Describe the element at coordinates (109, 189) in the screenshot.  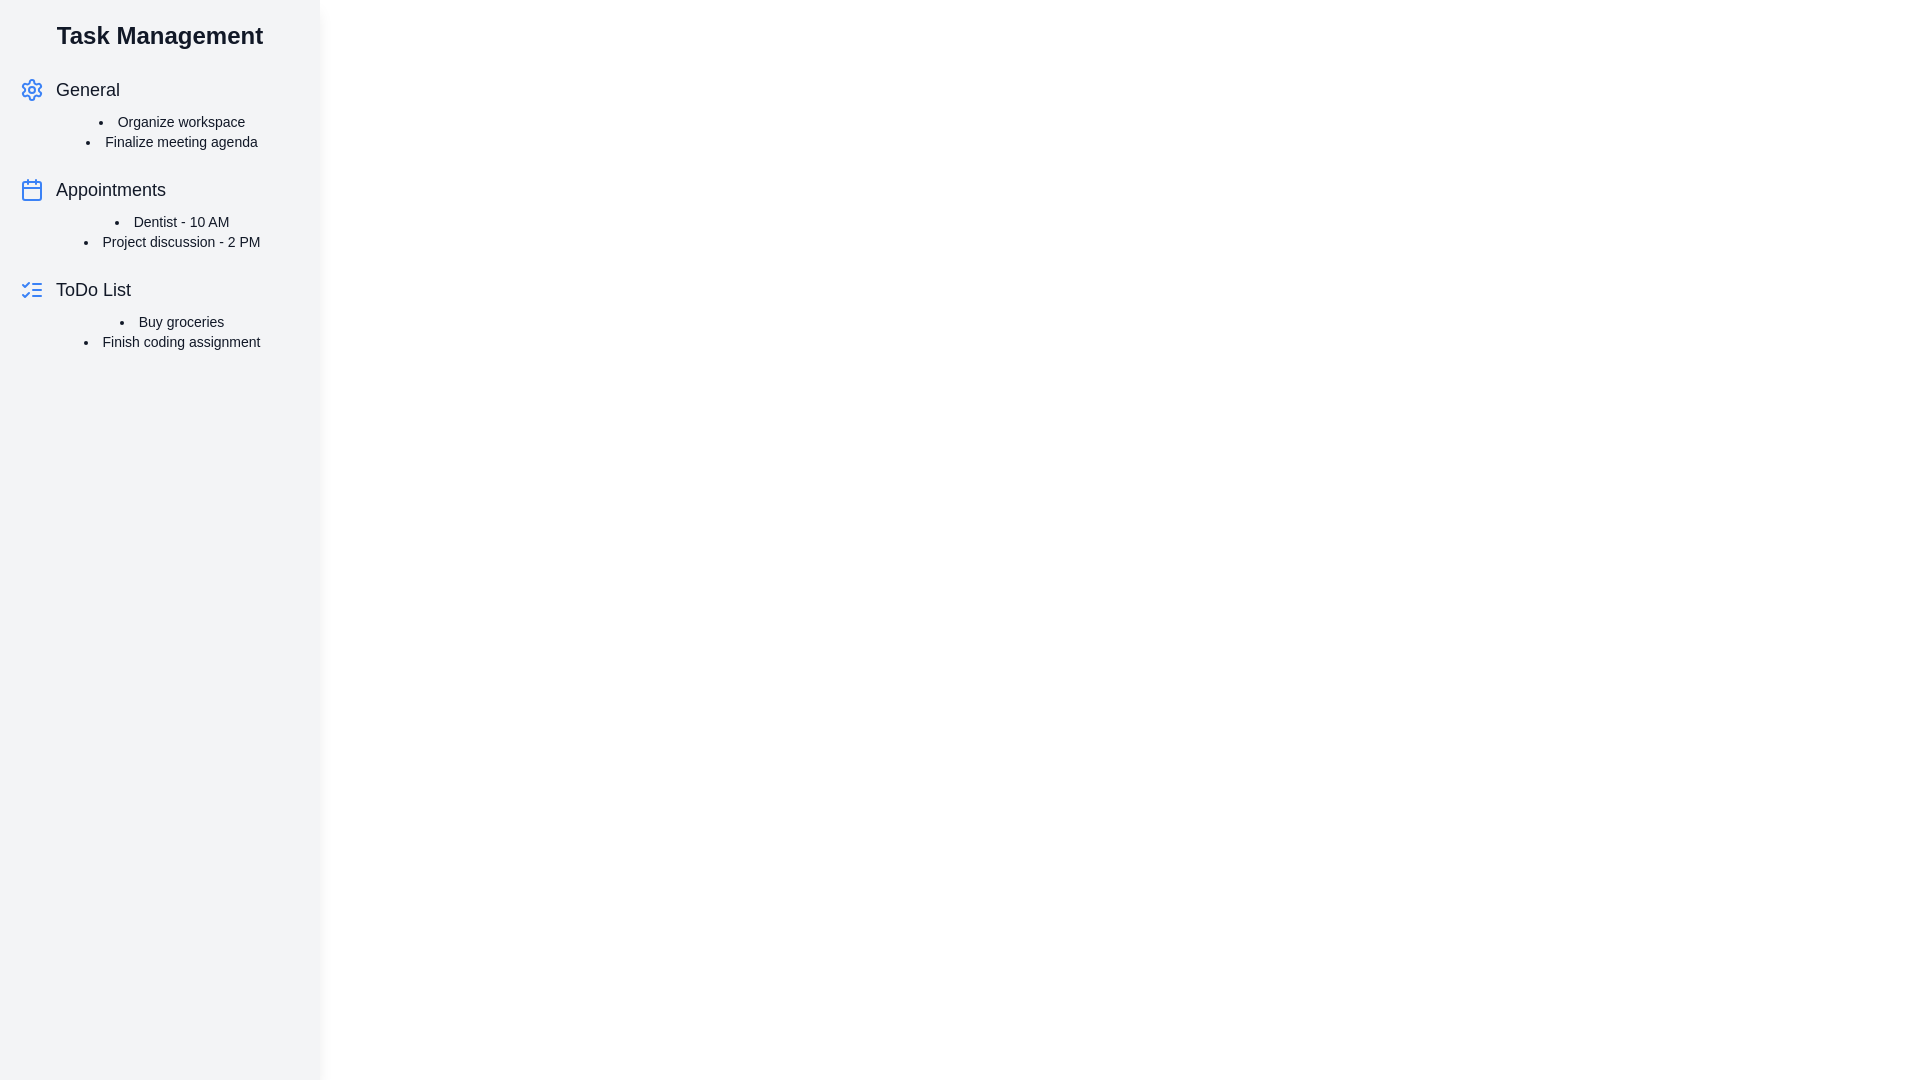
I see `the task category Appointments by clicking on its name or icon` at that location.